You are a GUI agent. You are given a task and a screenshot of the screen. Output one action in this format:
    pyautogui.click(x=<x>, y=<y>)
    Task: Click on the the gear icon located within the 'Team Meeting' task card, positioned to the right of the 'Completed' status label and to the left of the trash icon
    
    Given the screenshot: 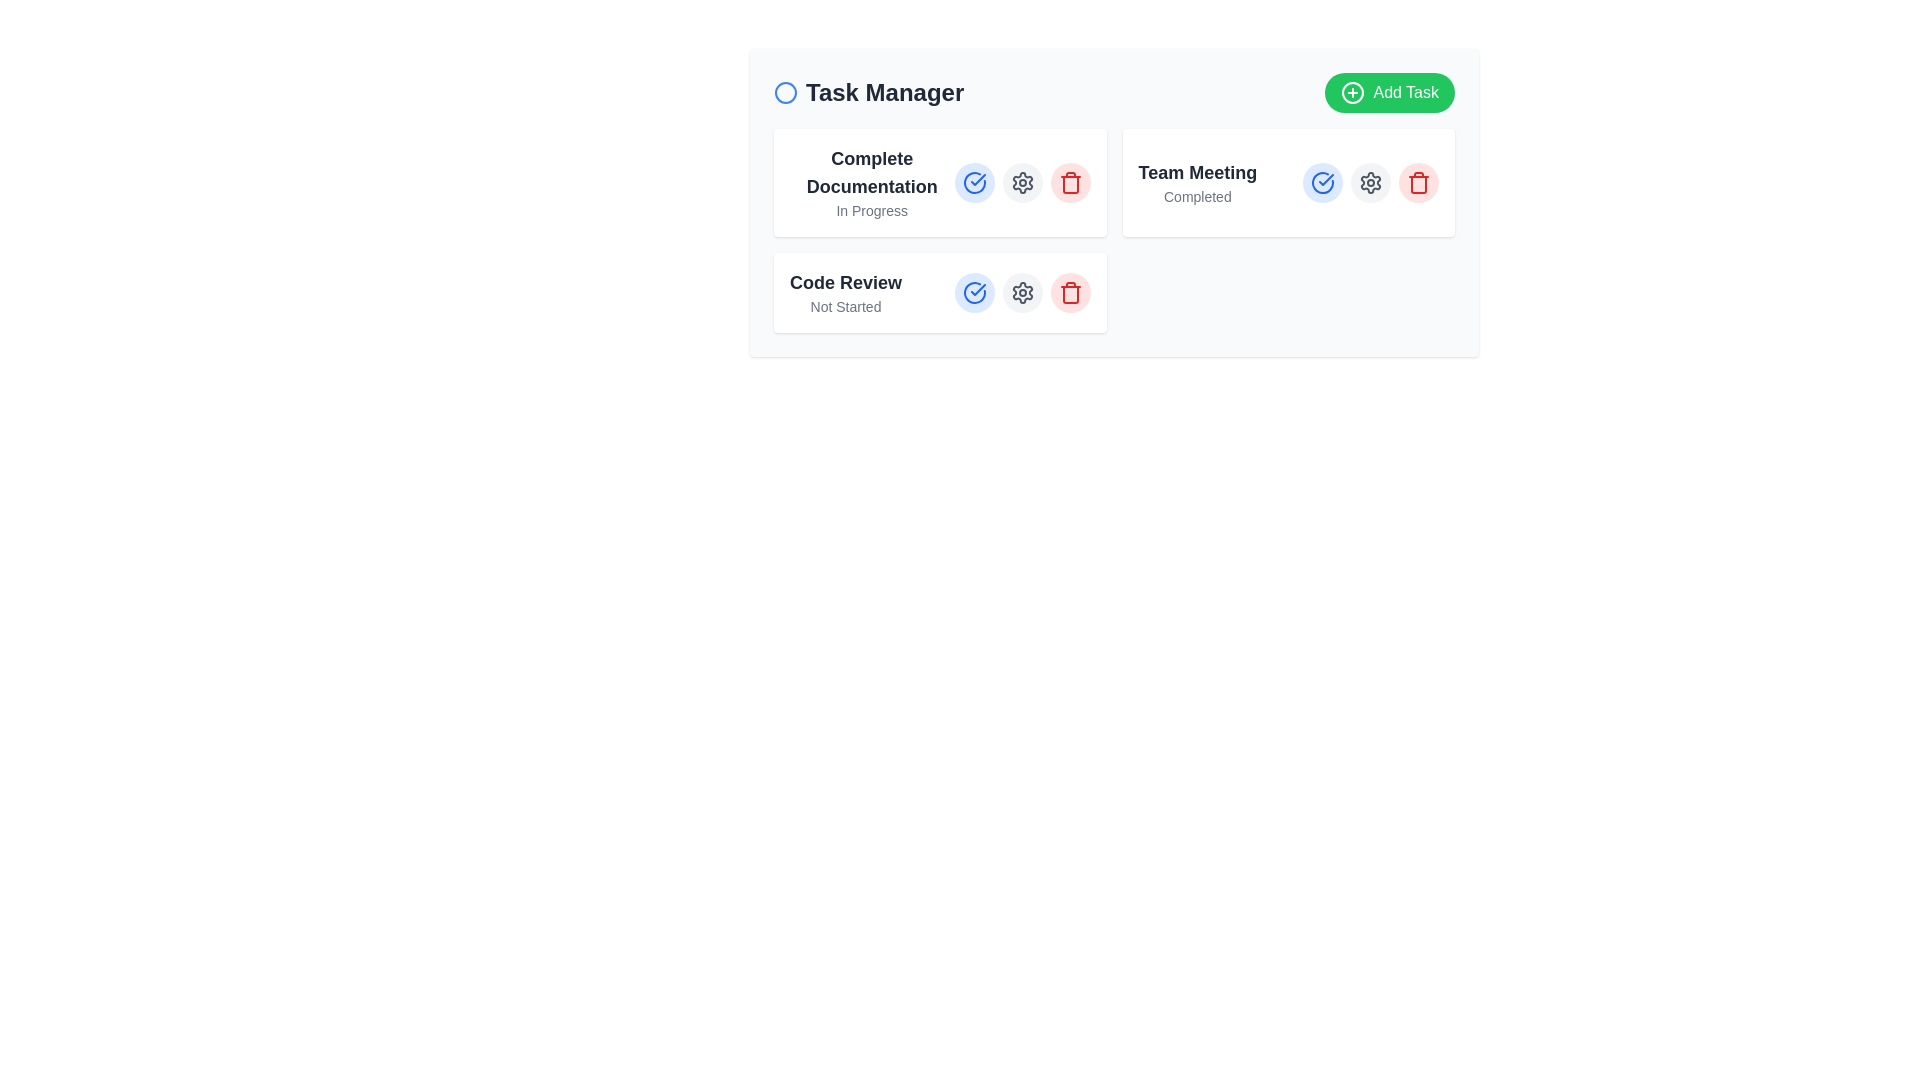 What is the action you would take?
    pyautogui.click(x=1370, y=182)
    